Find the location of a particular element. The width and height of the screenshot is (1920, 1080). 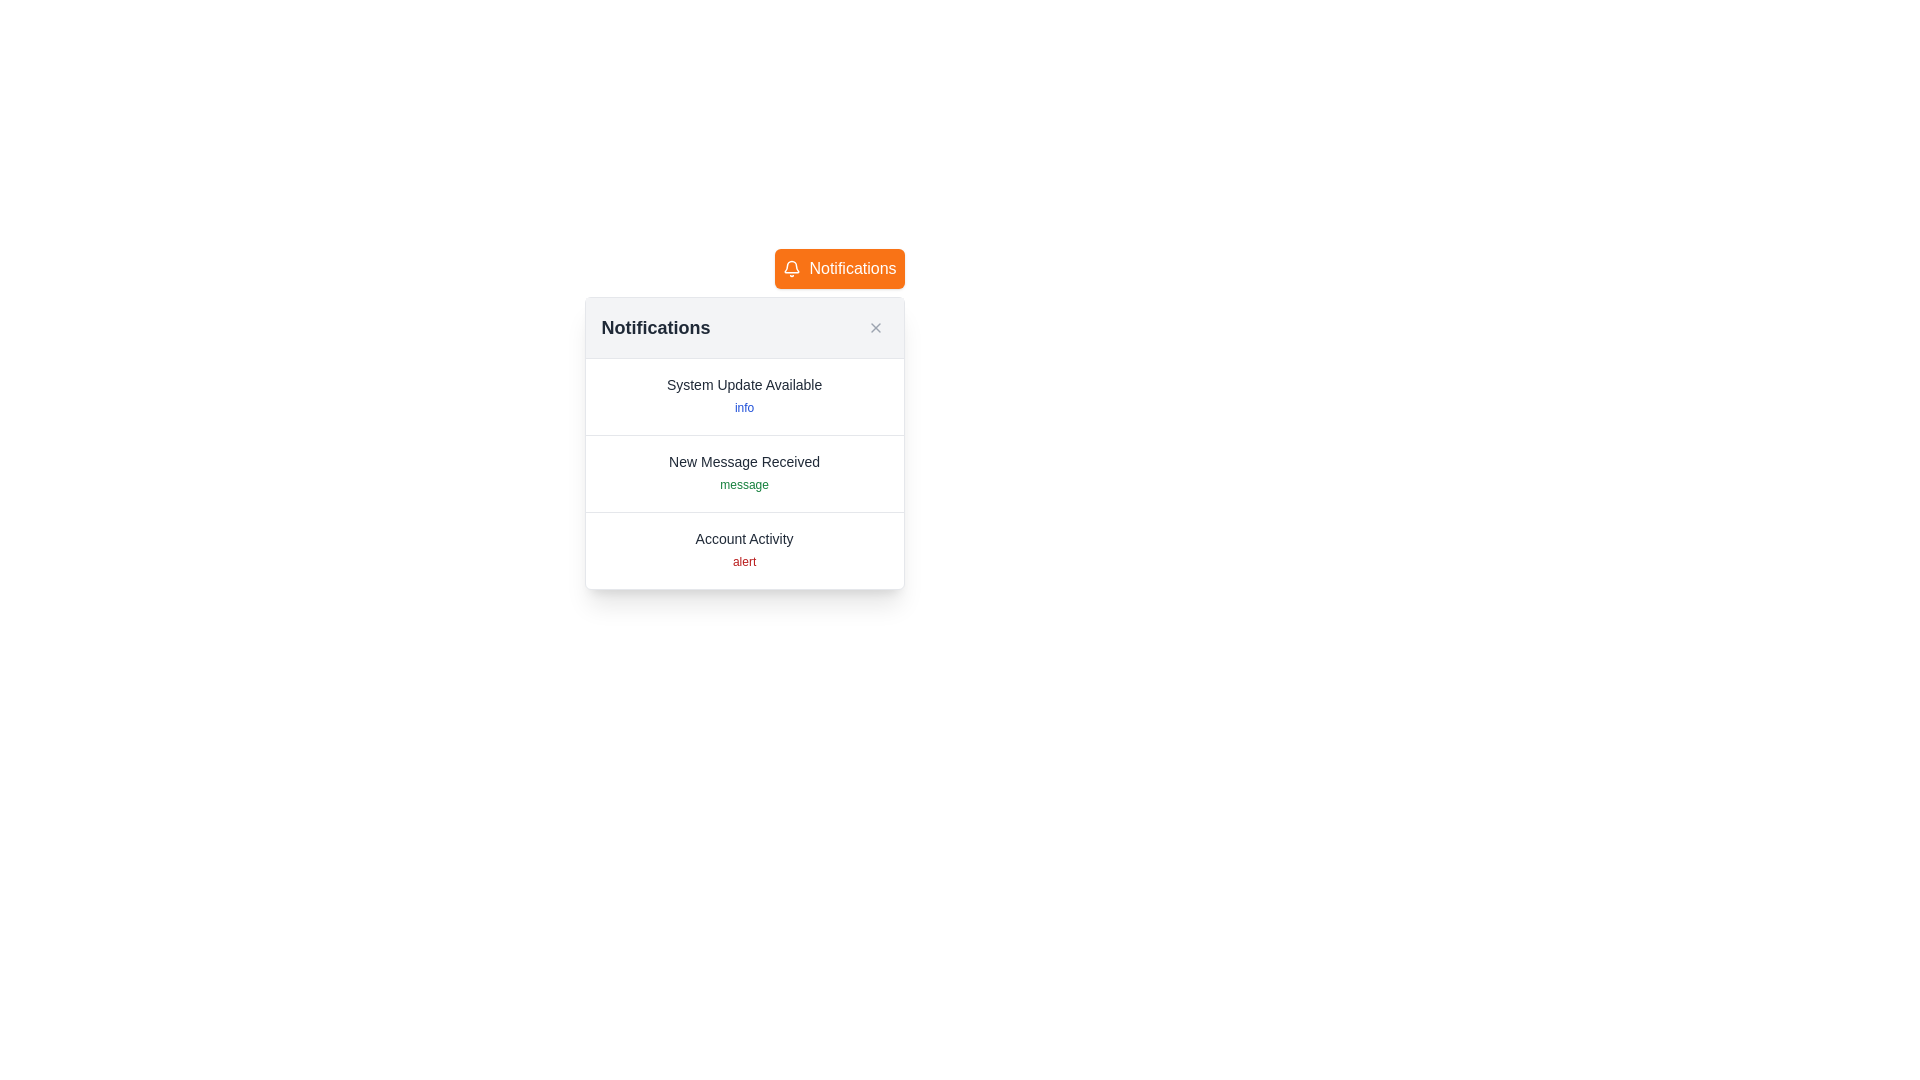

the button located at the top-right of the notification panel is located at coordinates (840, 268).